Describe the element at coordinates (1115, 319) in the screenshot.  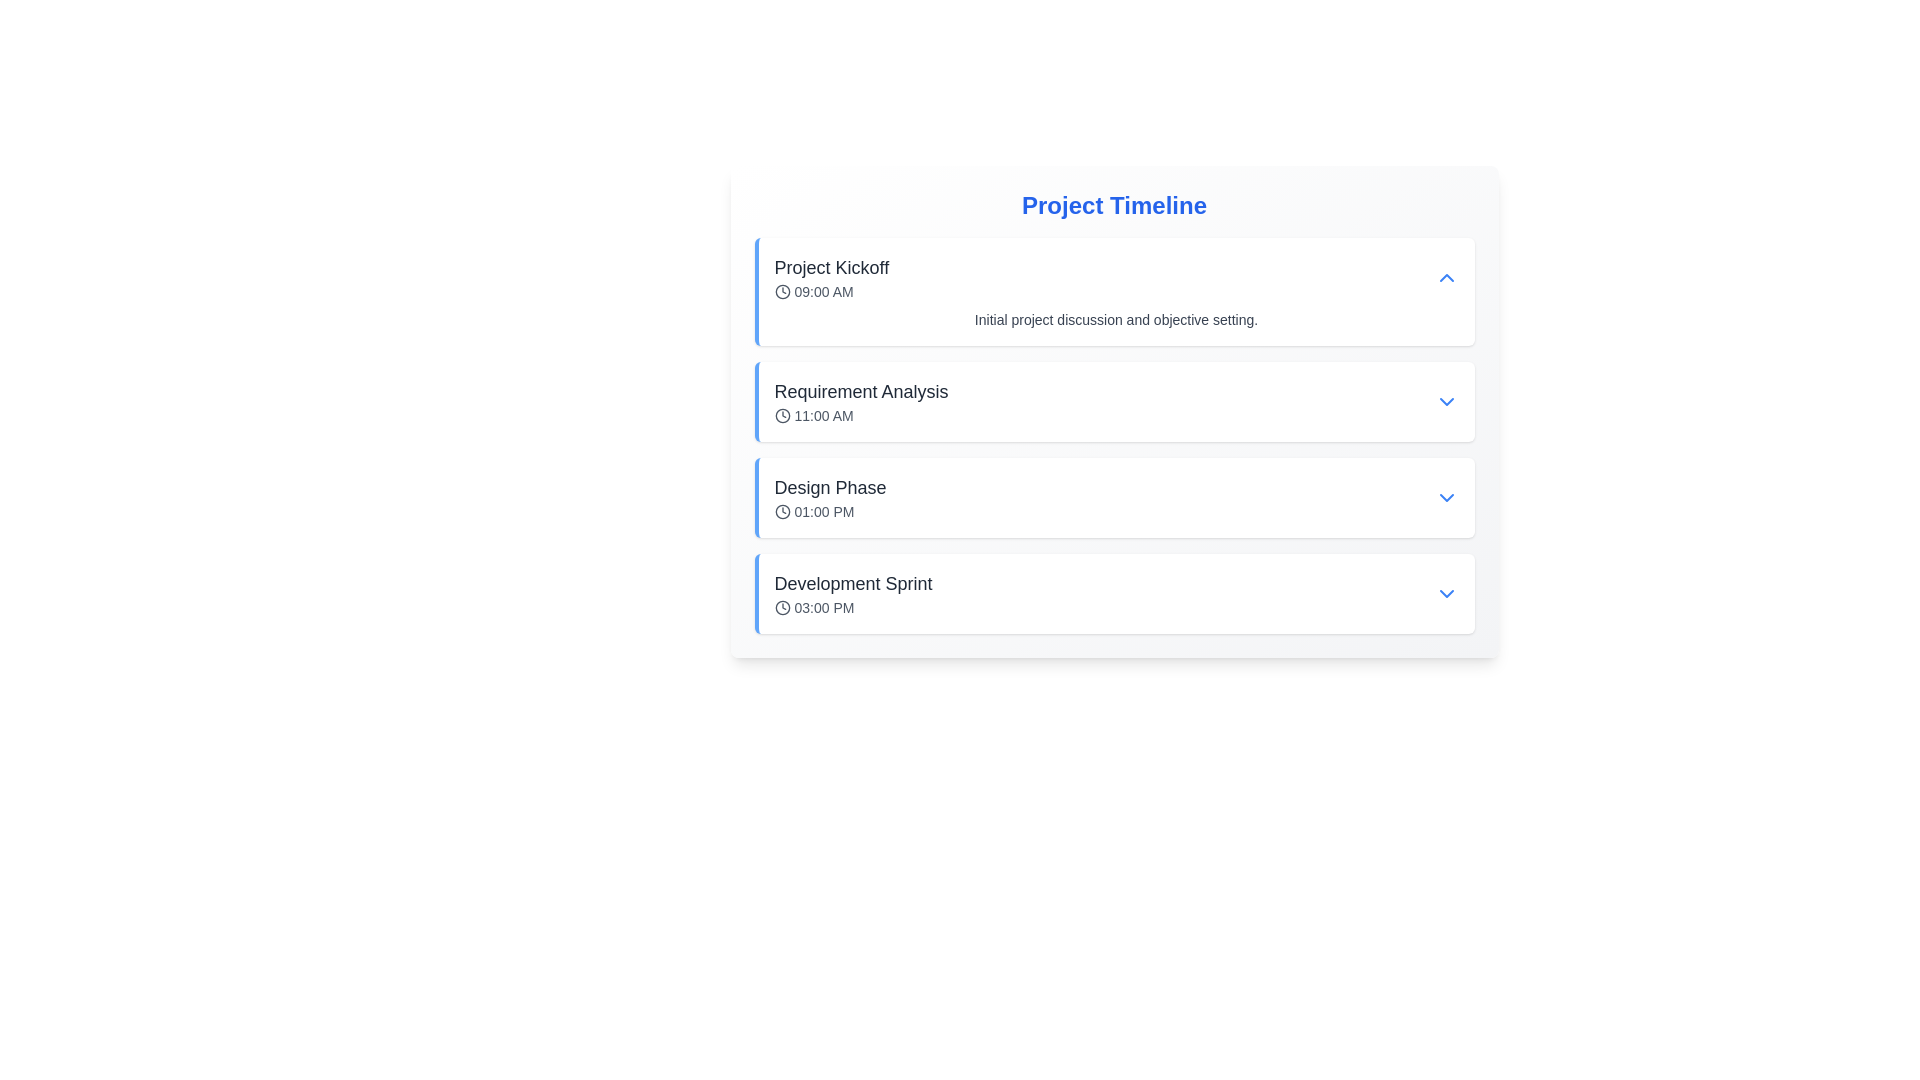
I see `the text label that says 'Initial project discussion and objective setting.' positioned below '09:00 AM' in the 'Project Kickoff' section of the 'Project Timeline' interface` at that location.